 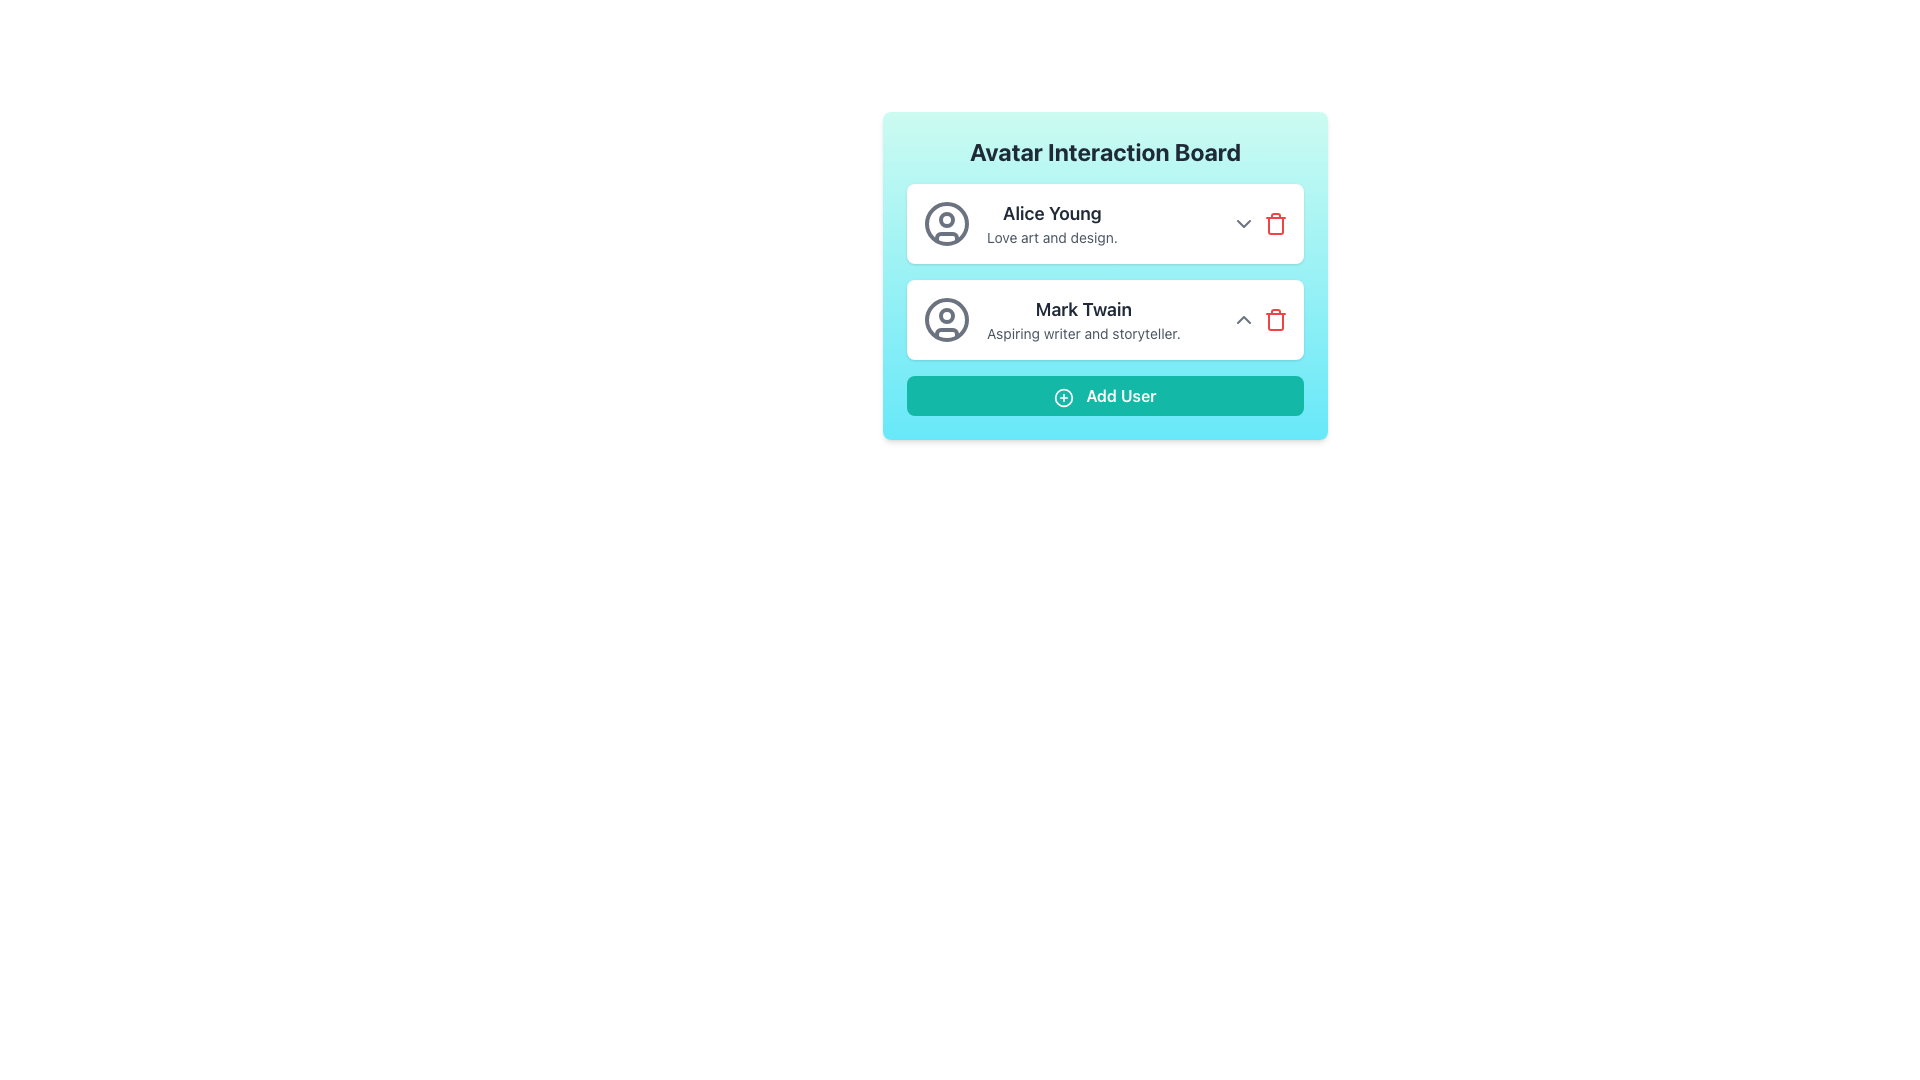 I want to click on the leftmost icon within the 'Add User' button, so click(x=1063, y=397).